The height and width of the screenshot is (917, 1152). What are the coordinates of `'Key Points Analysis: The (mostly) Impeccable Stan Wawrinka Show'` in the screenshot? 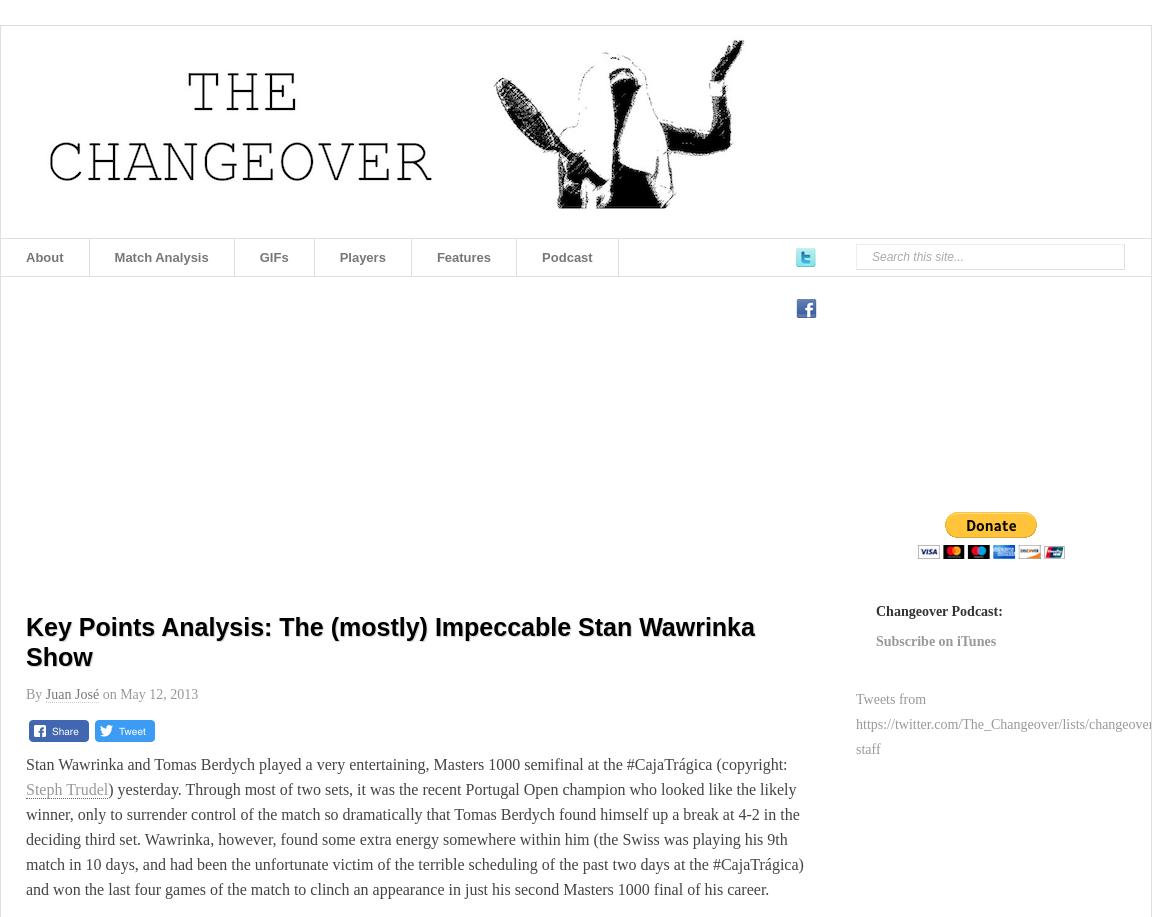 It's located at (388, 640).